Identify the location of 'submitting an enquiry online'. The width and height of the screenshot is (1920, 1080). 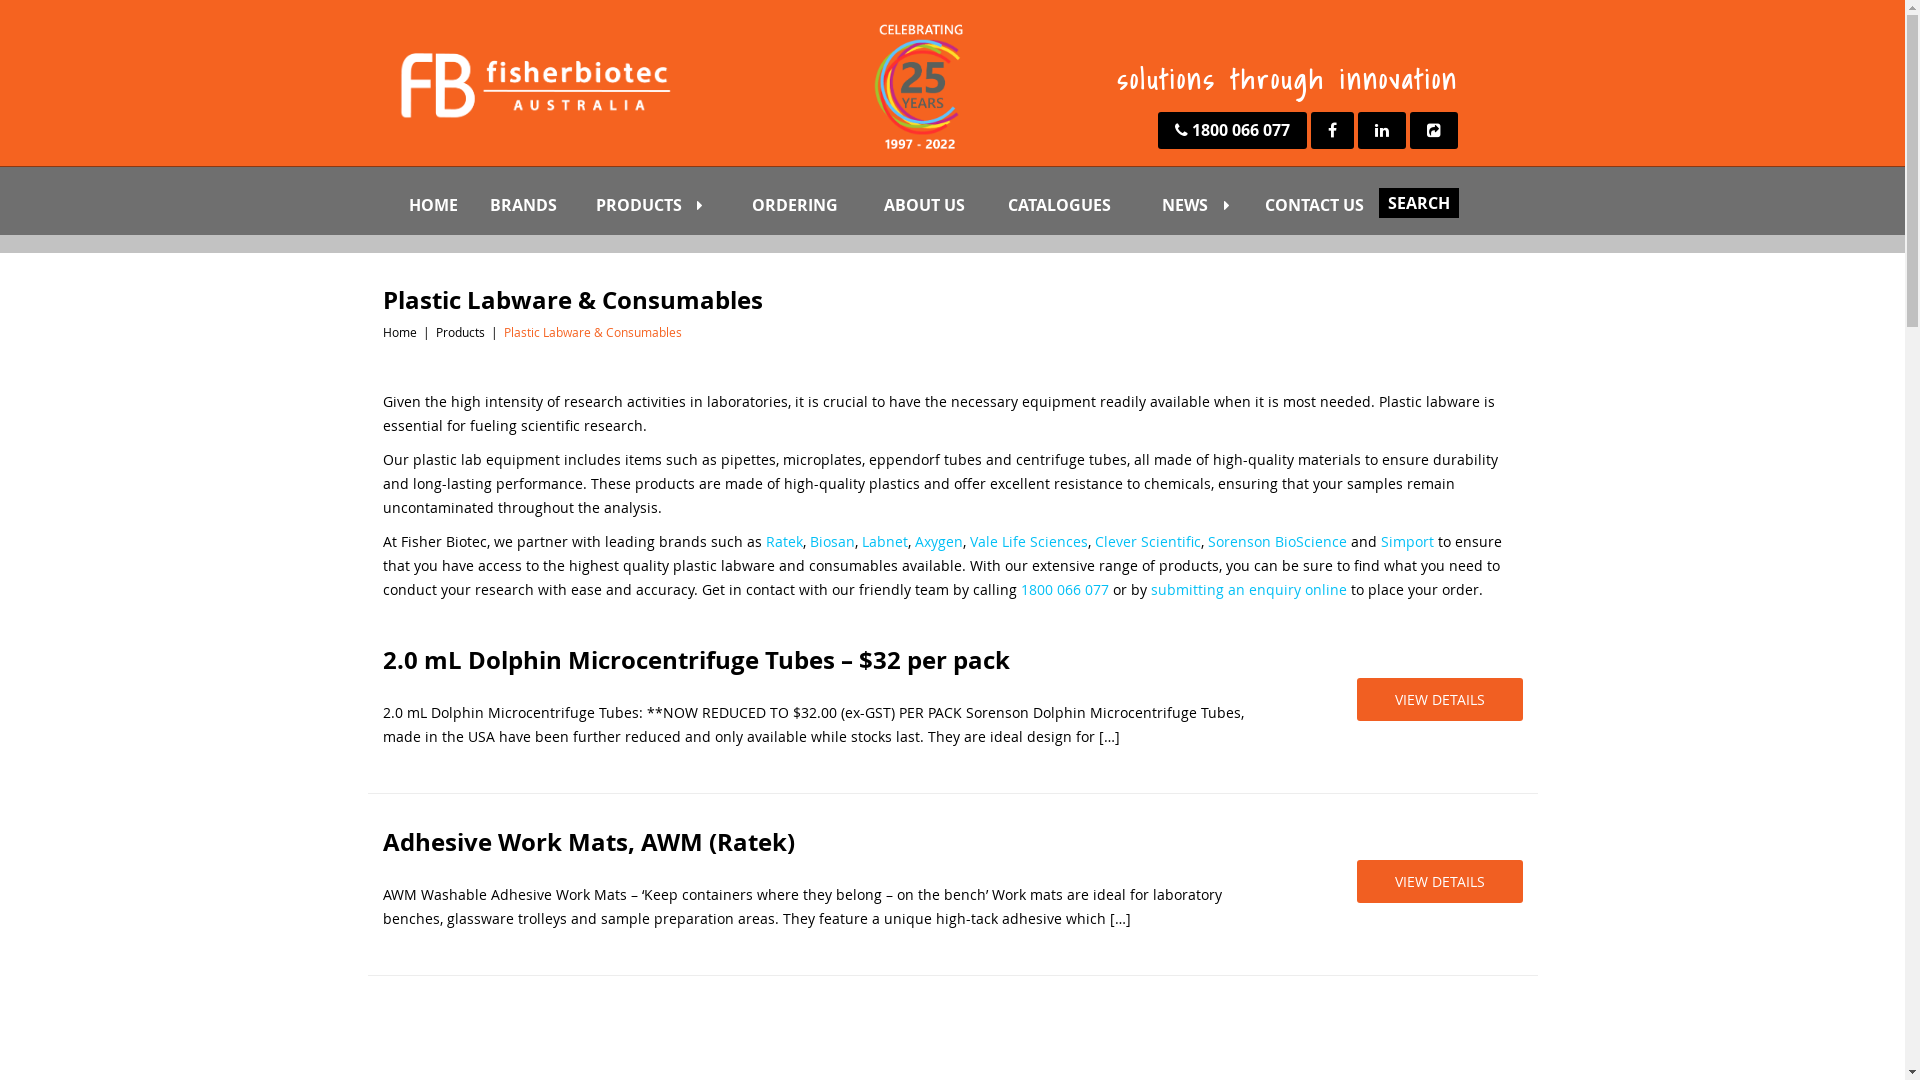
(1247, 588).